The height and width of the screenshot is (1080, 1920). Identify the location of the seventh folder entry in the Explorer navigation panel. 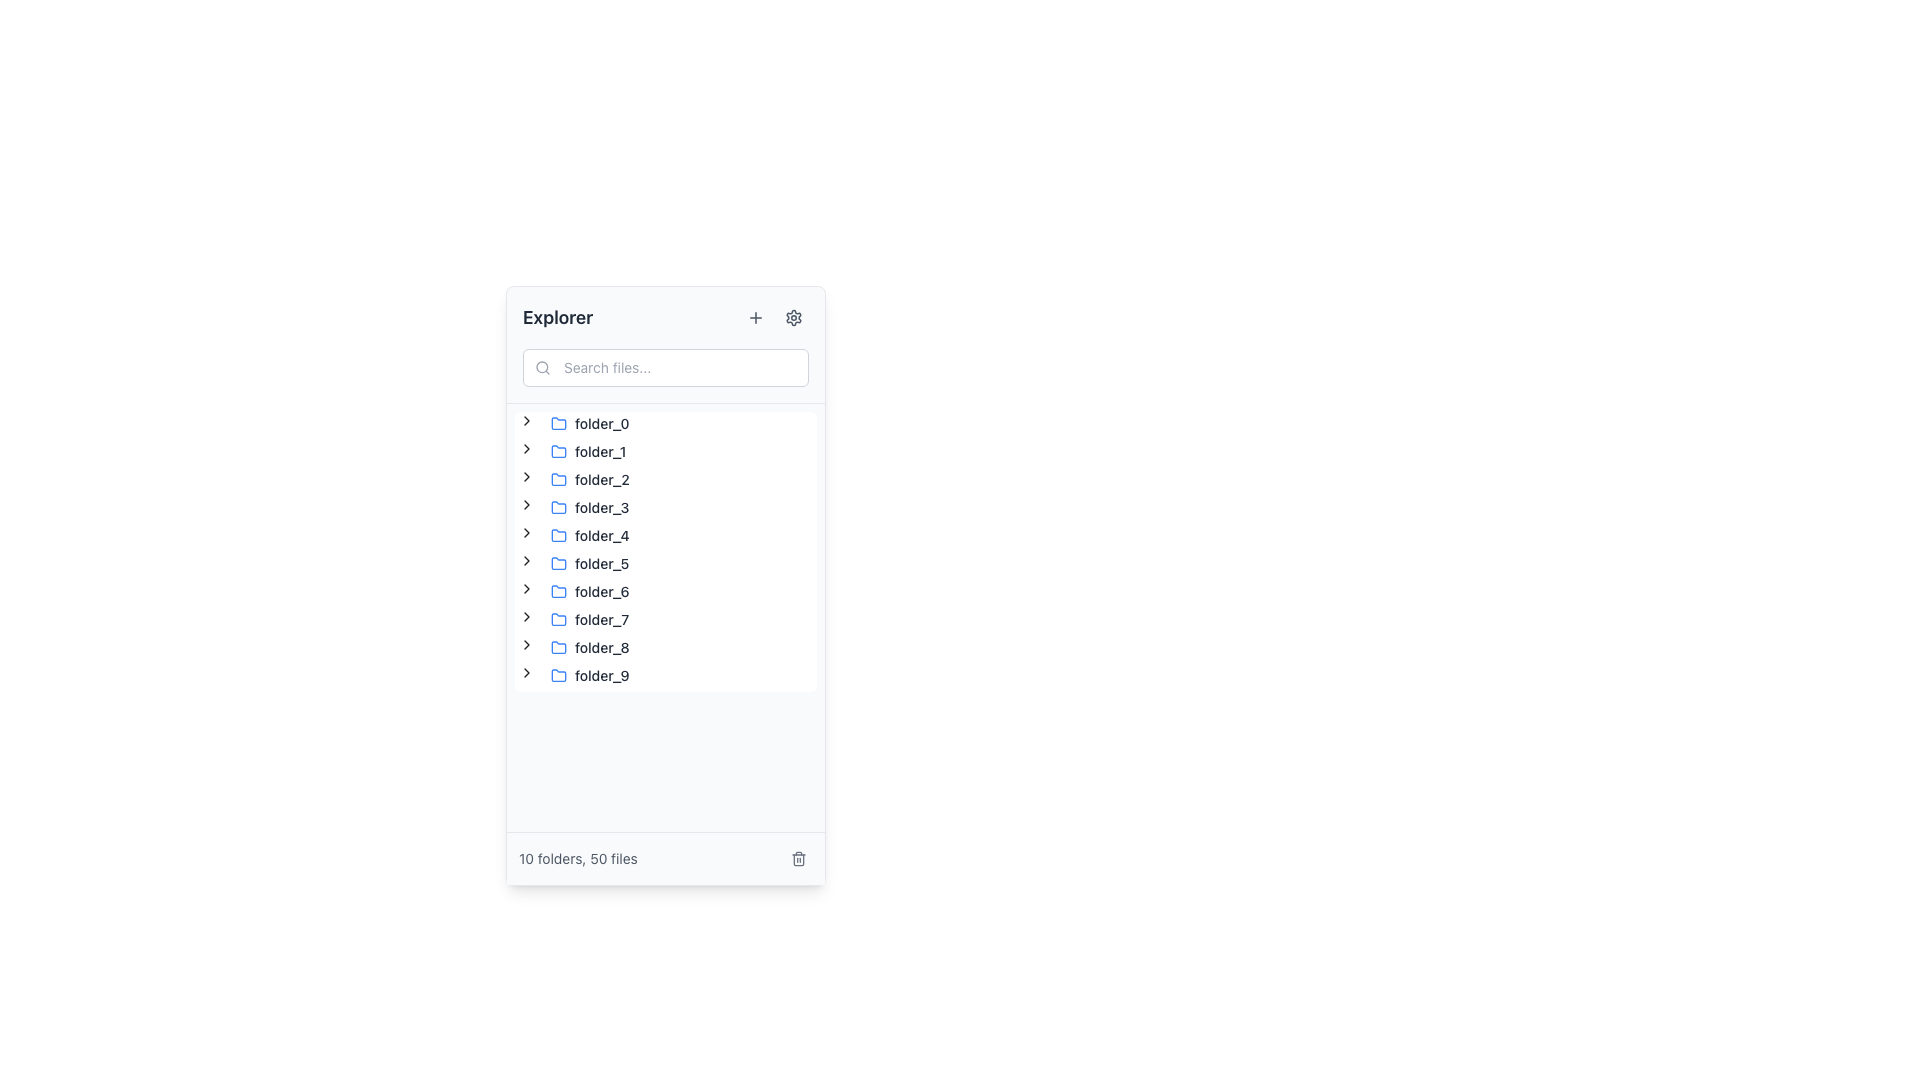
(589, 619).